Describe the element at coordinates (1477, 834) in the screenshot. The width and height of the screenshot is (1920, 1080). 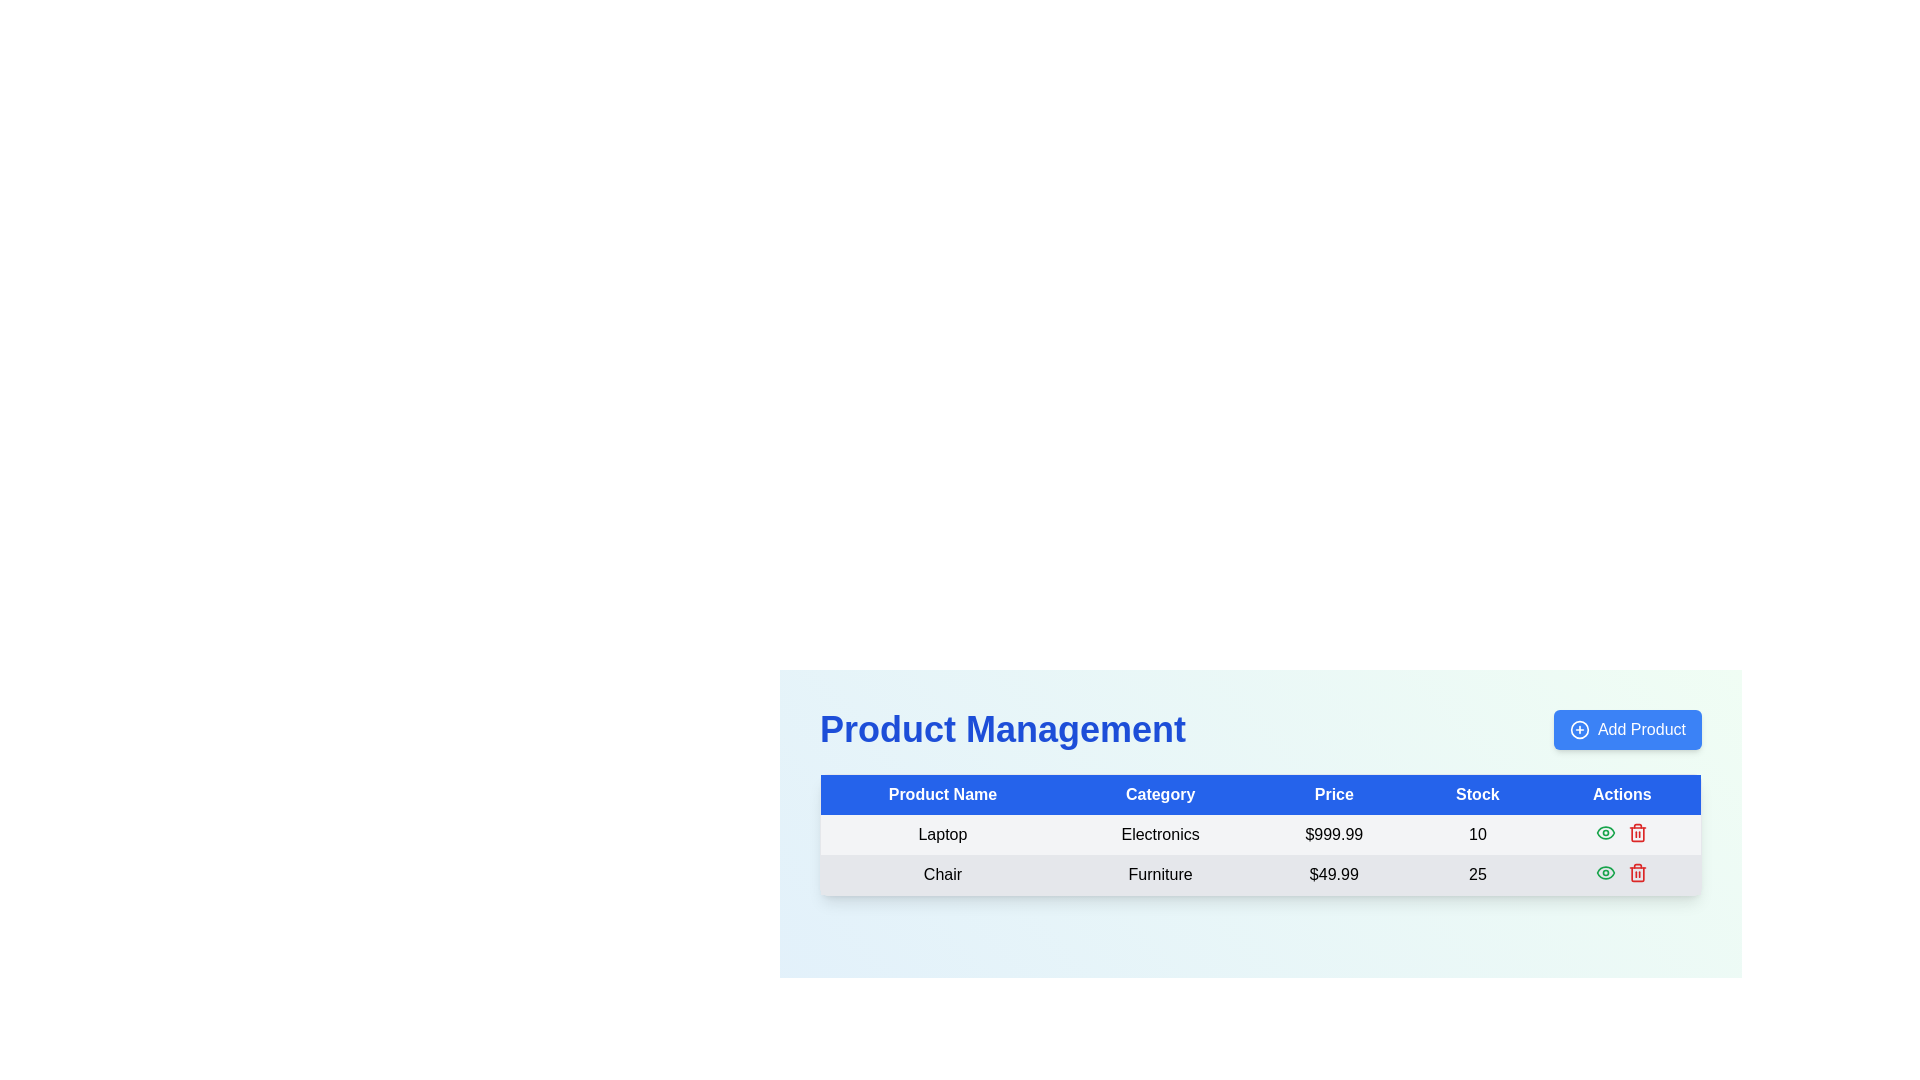
I see `the Static Text displaying the numeric value '10' in the 'Stock' column of the first row under the 'Product Management' section` at that location.